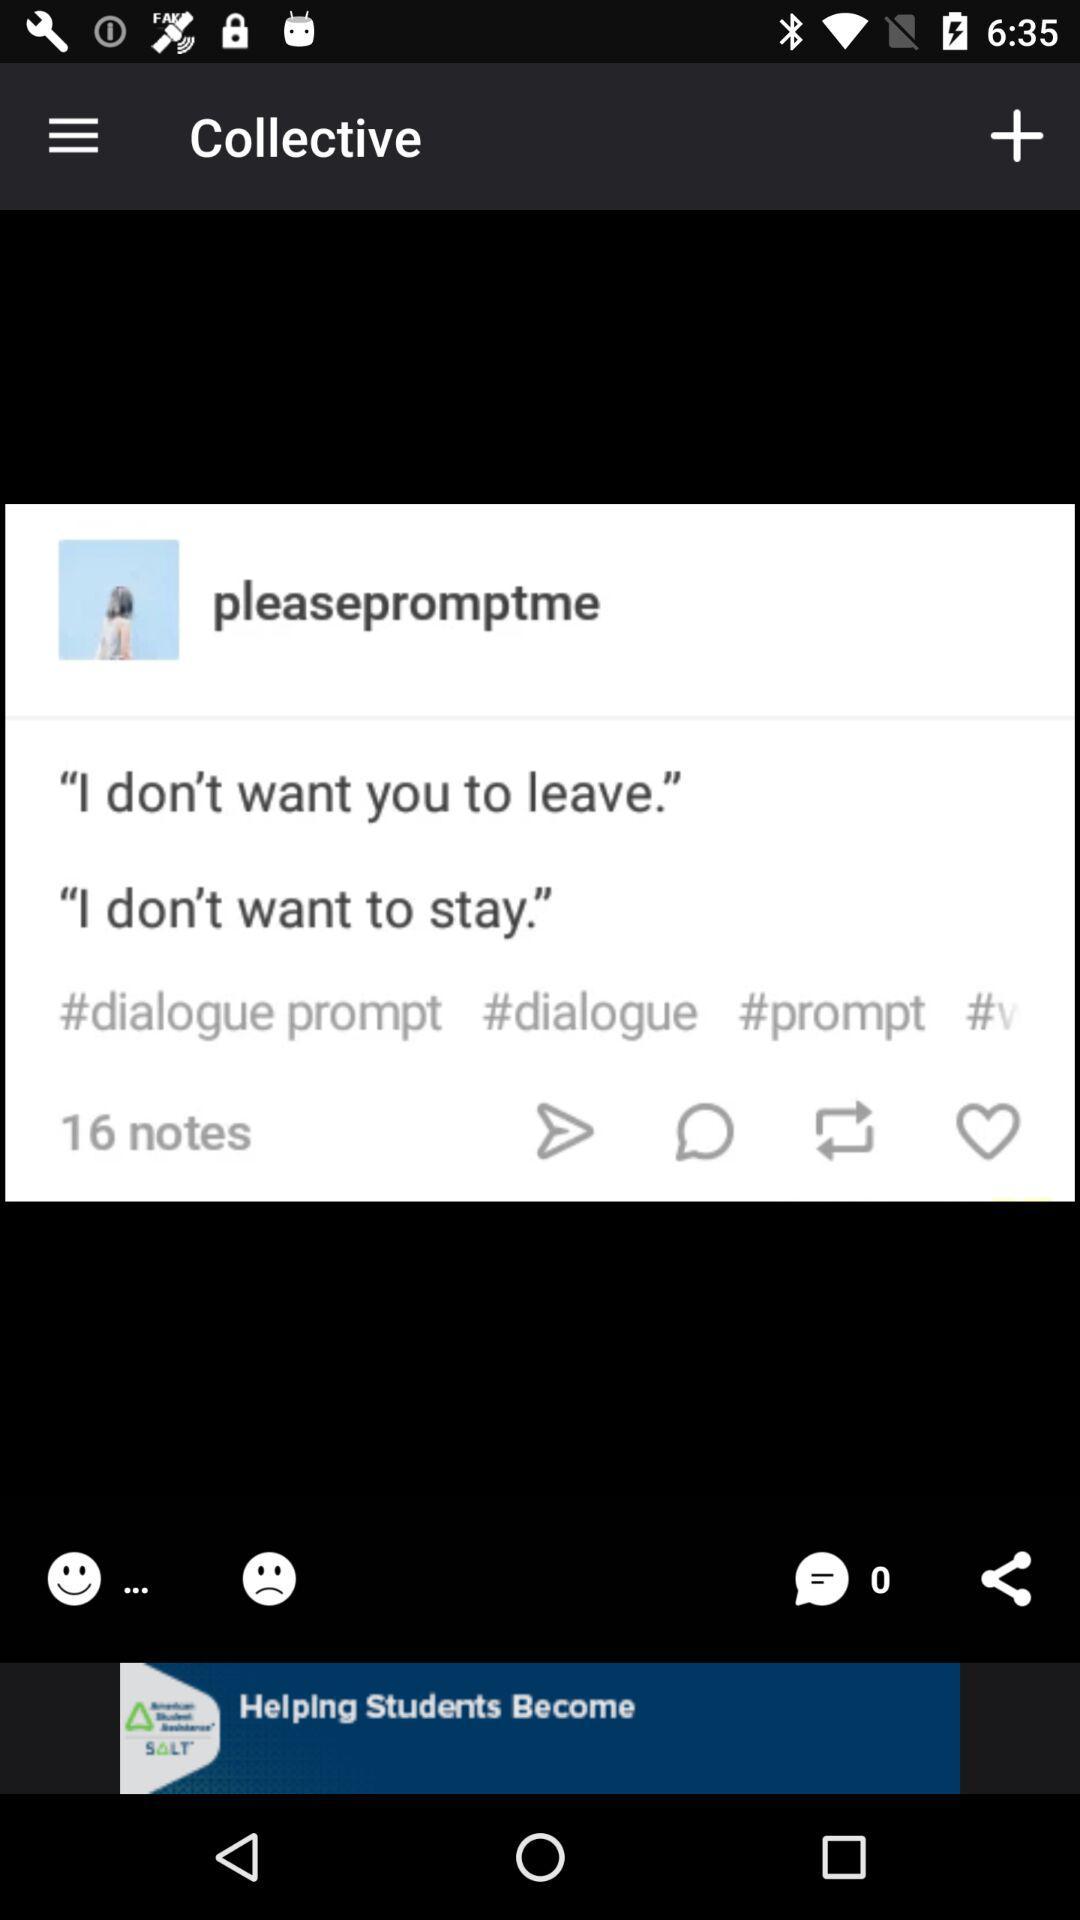 This screenshot has height=1920, width=1080. I want to click on the option, so click(540, 1727).